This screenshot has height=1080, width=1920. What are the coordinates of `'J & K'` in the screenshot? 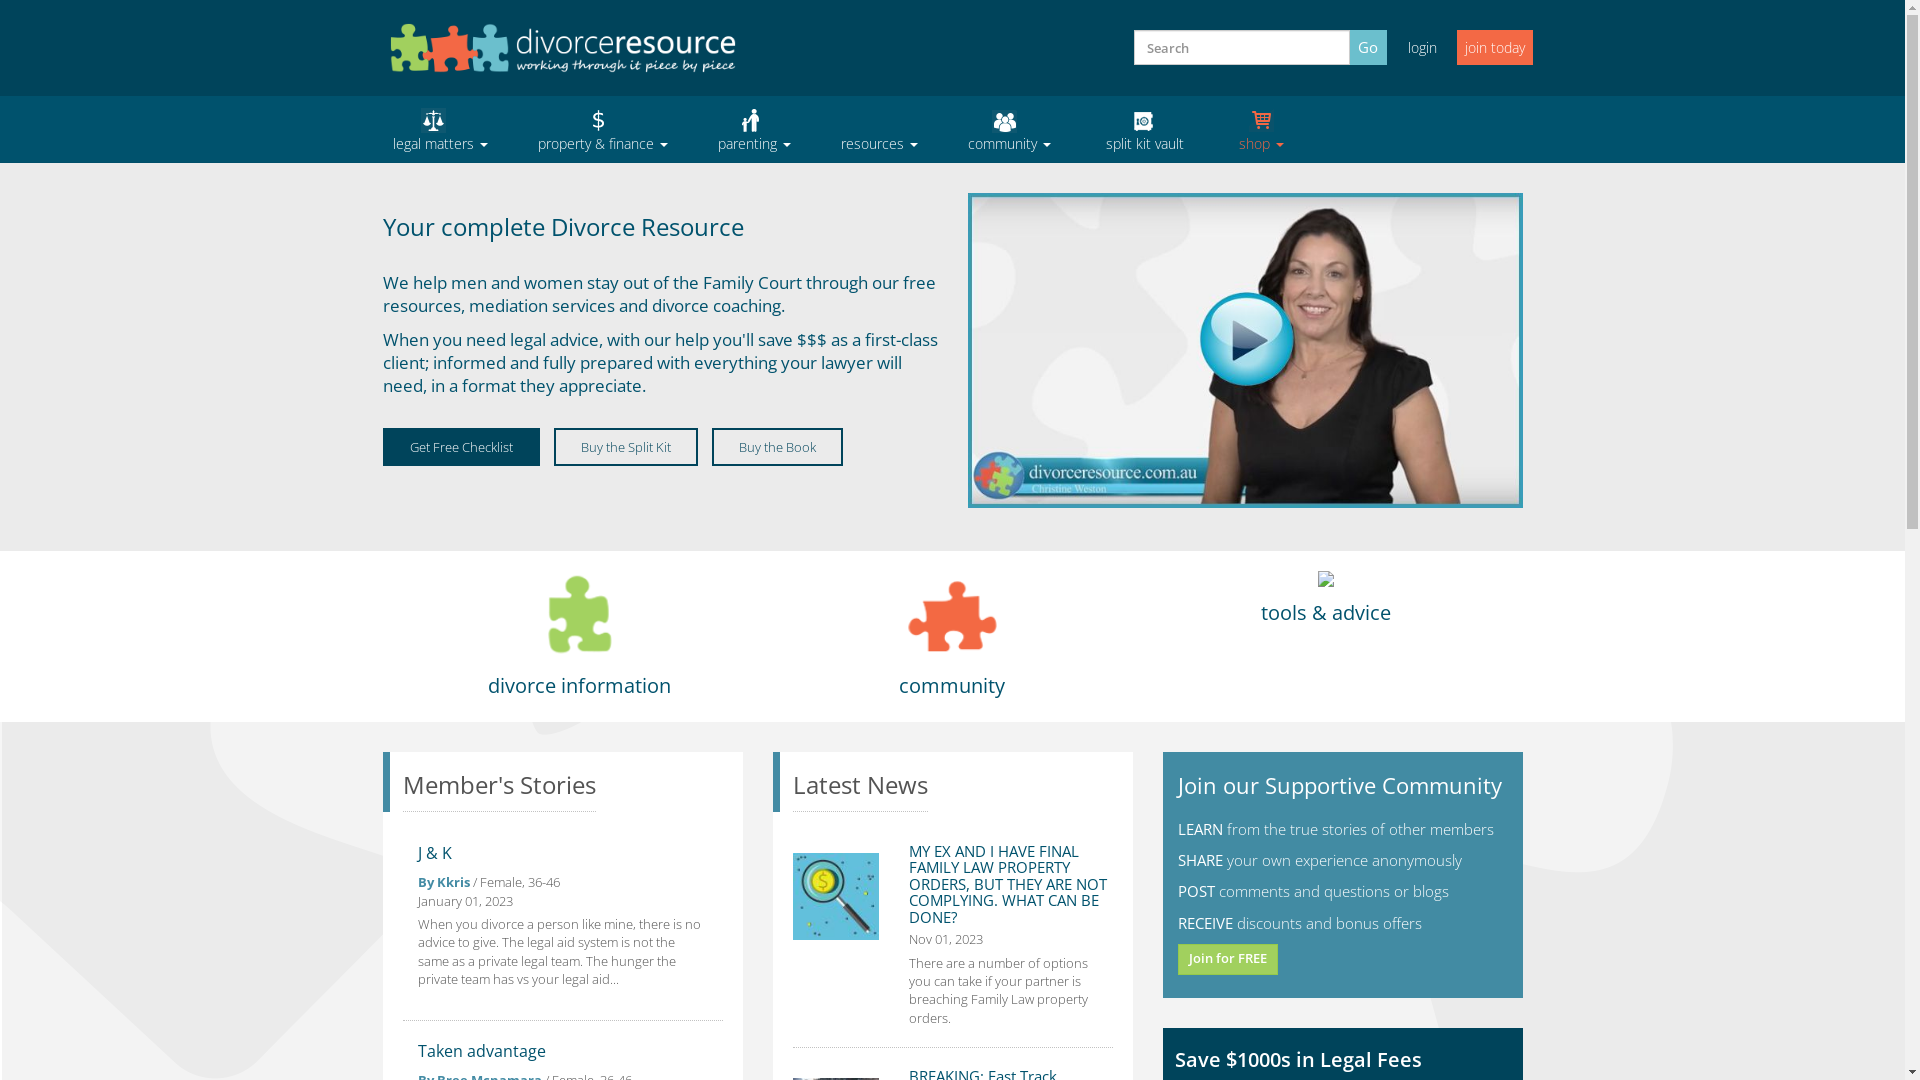 It's located at (416, 852).